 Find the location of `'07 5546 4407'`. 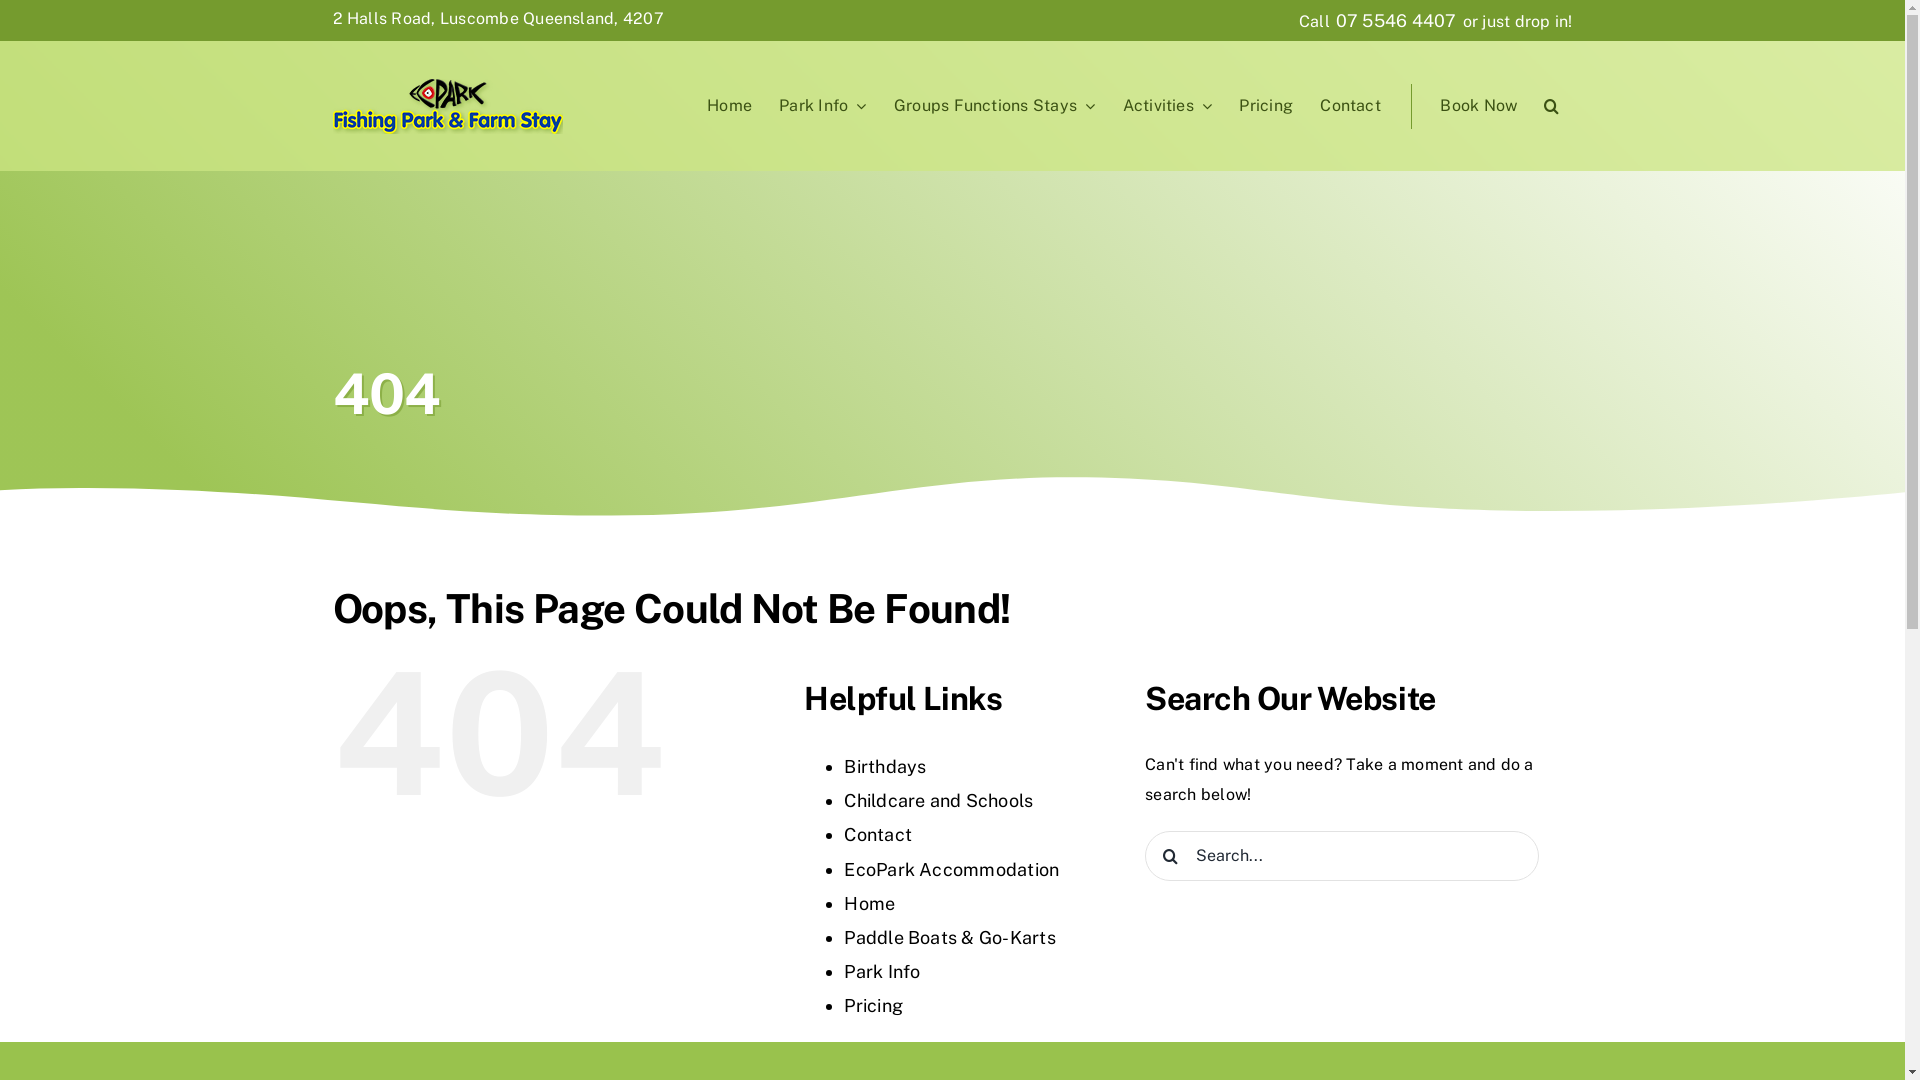

'07 5546 4407' is located at coordinates (1395, 20).